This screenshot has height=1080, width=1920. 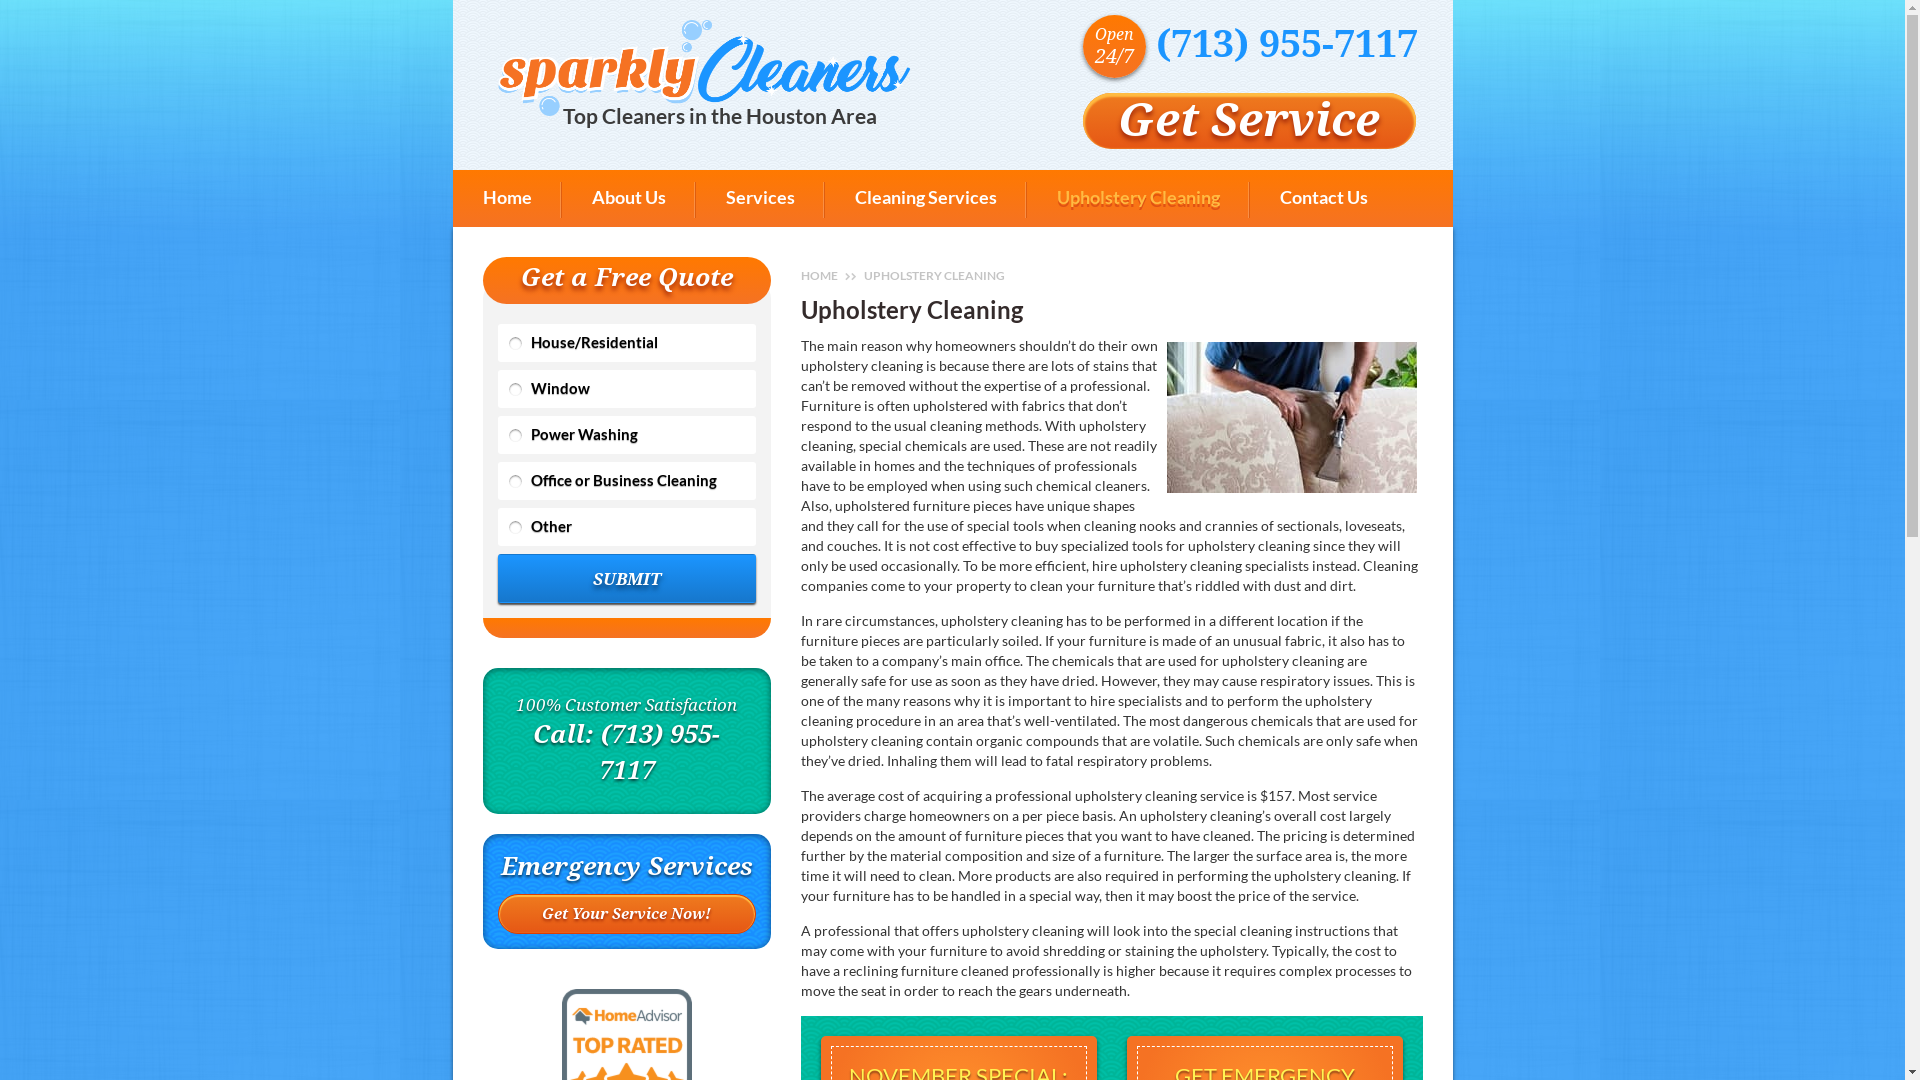 I want to click on 'SUBMIT', so click(x=626, y=578).